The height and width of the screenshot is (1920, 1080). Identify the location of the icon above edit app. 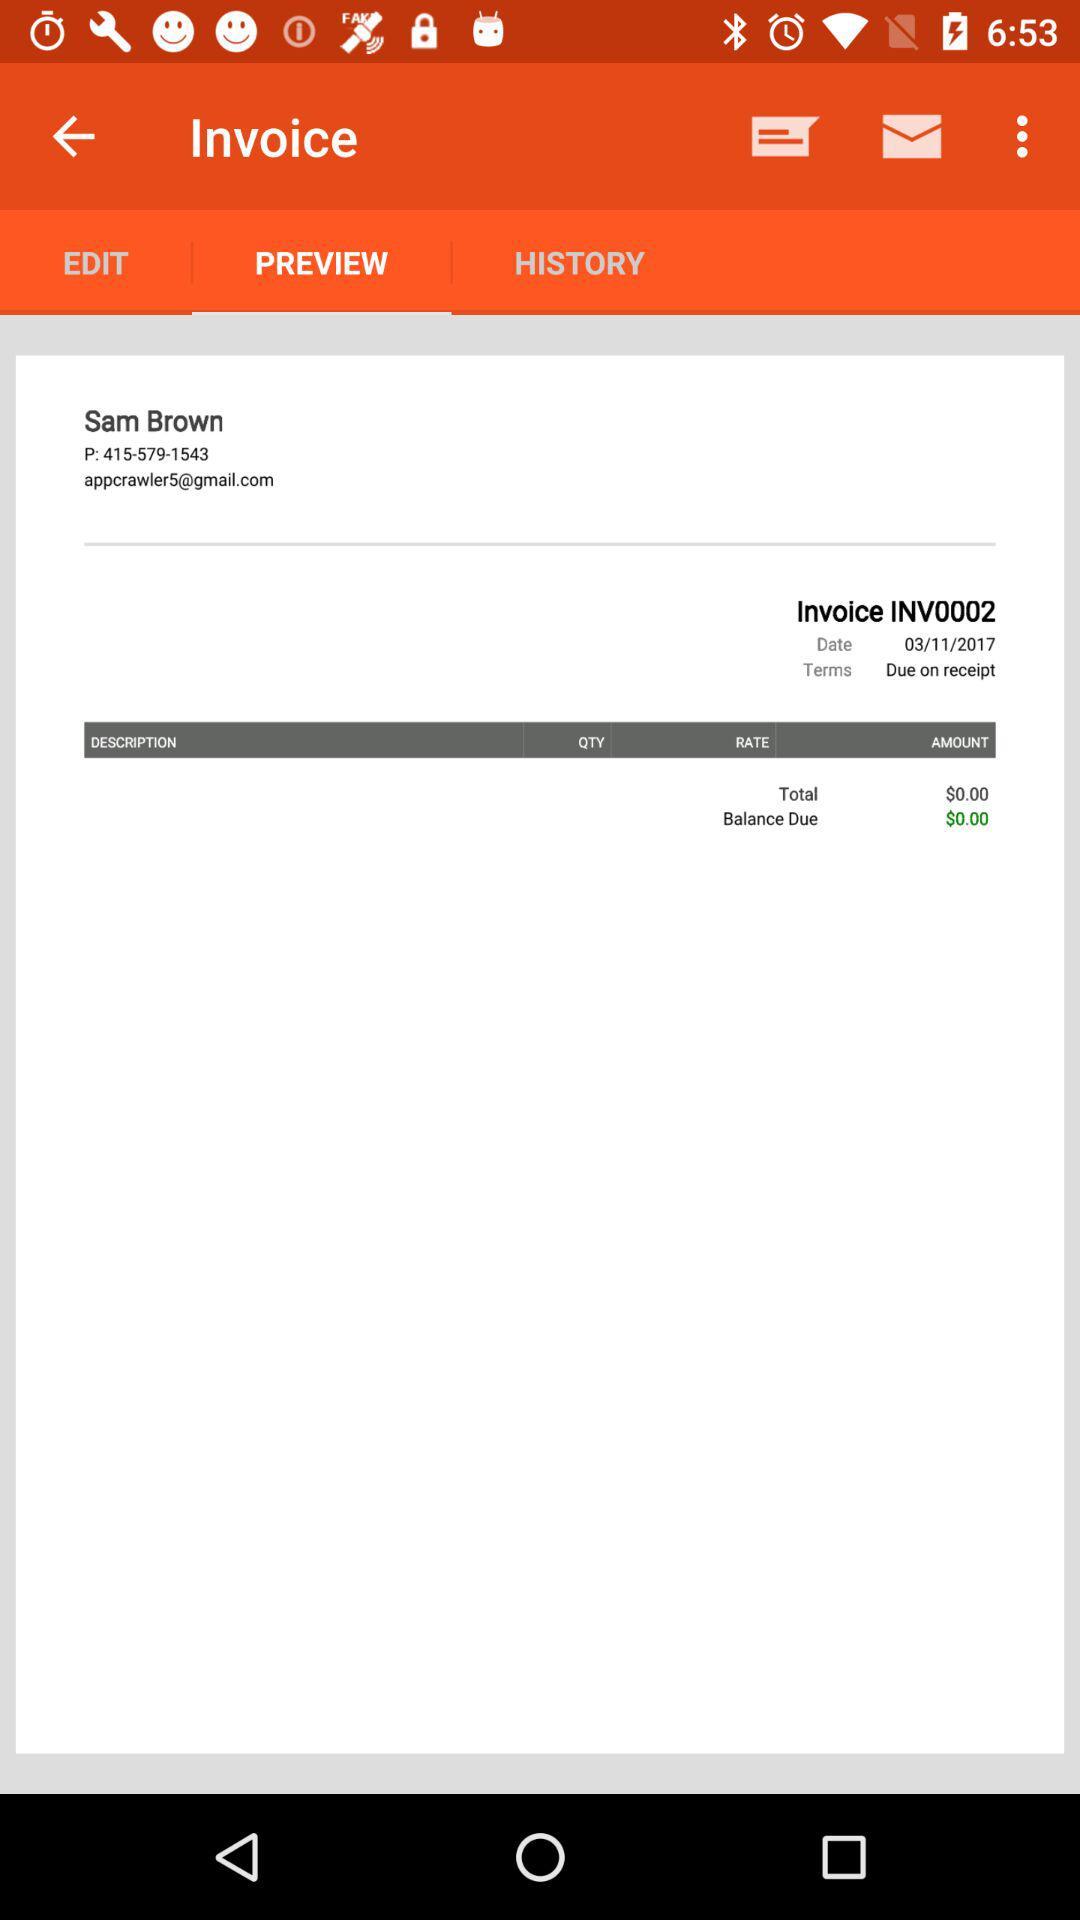
(72, 135).